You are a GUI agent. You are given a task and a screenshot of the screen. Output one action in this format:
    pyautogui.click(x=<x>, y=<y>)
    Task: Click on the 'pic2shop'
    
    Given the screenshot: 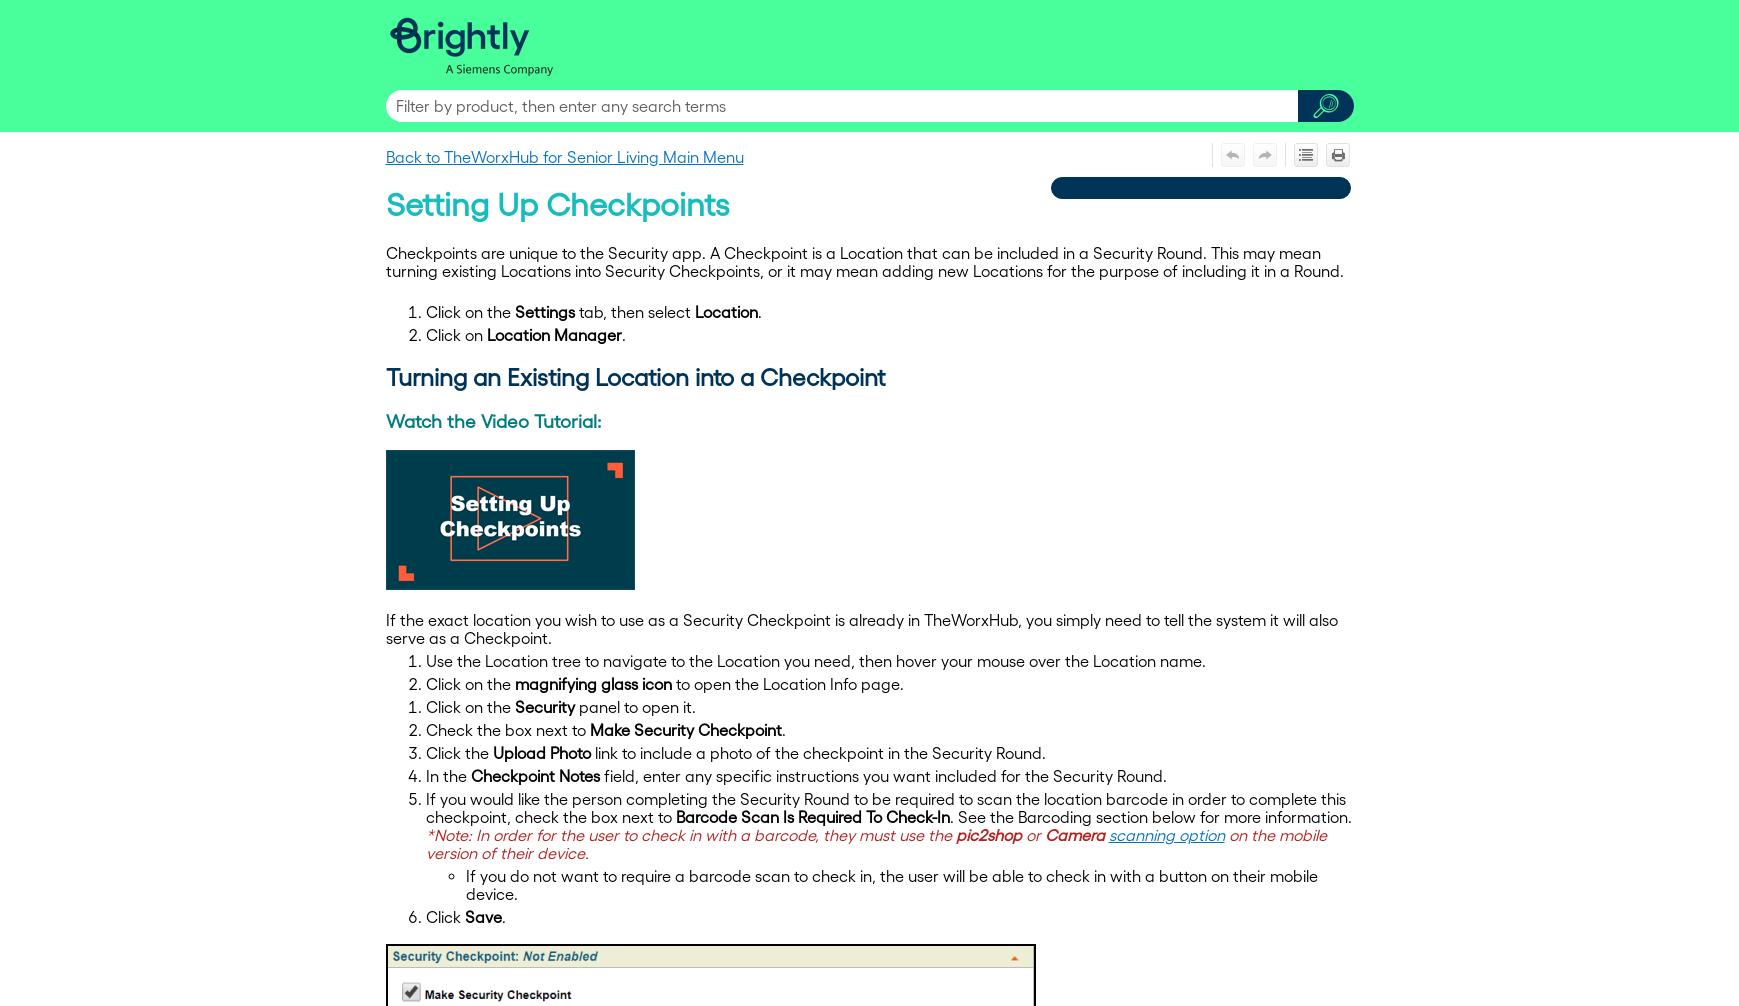 What is the action you would take?
    pyautogui.click(x=987, y=833)
    